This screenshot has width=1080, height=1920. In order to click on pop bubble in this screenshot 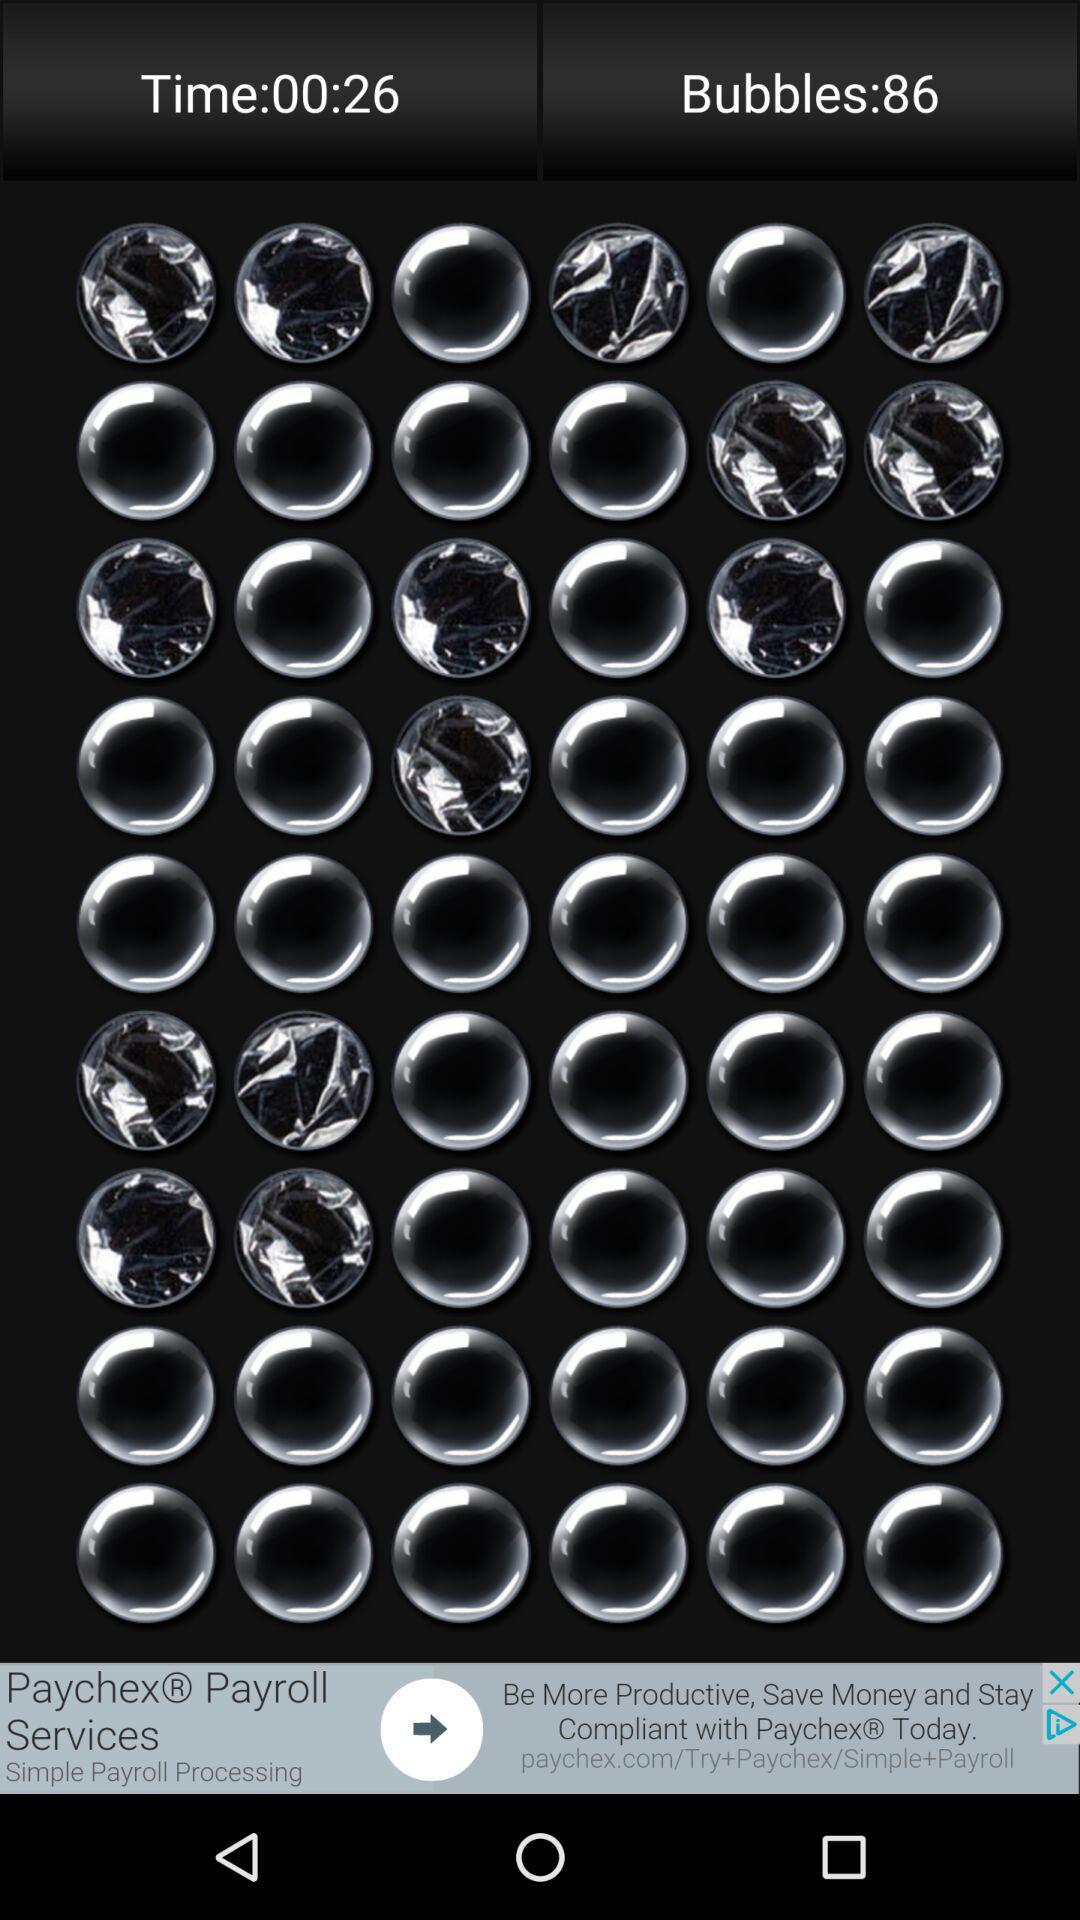, I will do `click(145, 922)`.